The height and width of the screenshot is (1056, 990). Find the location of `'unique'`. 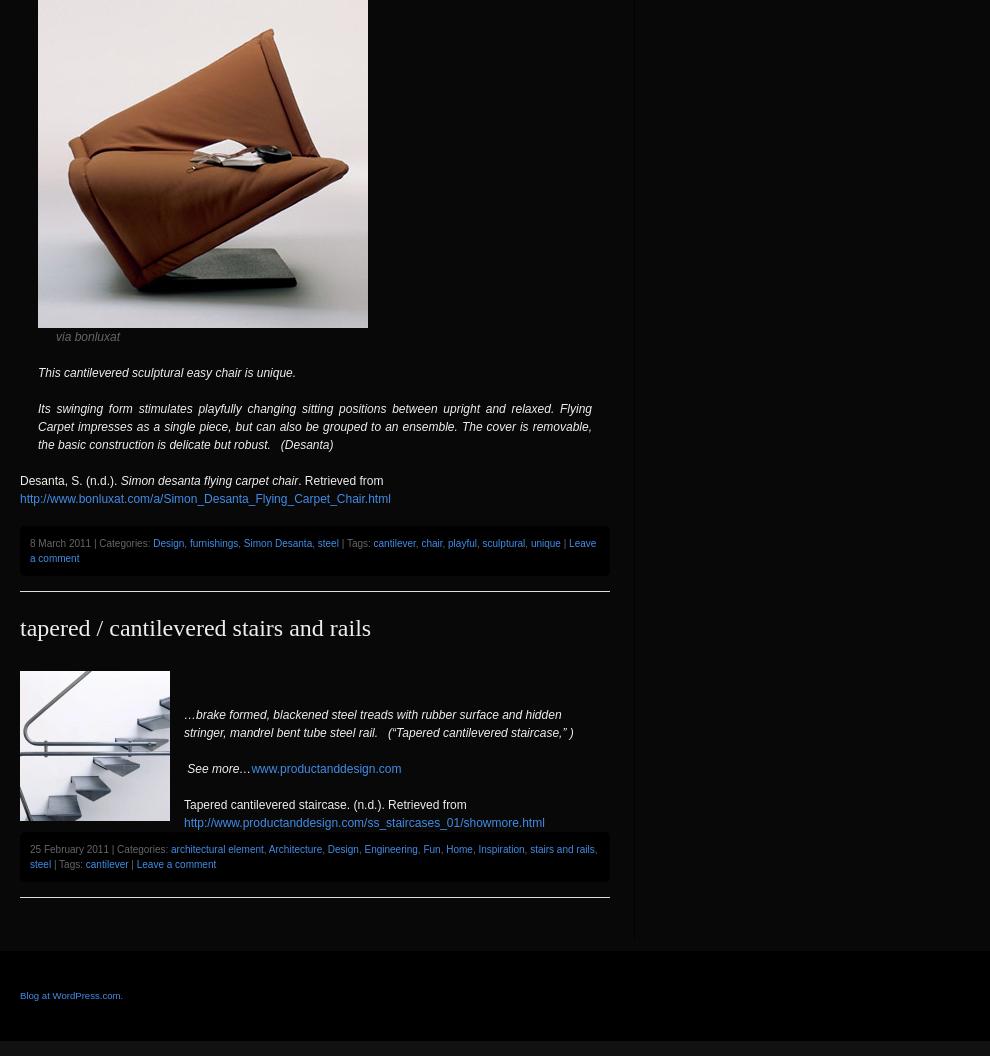

'unique' is located at coordinates (543, 542).